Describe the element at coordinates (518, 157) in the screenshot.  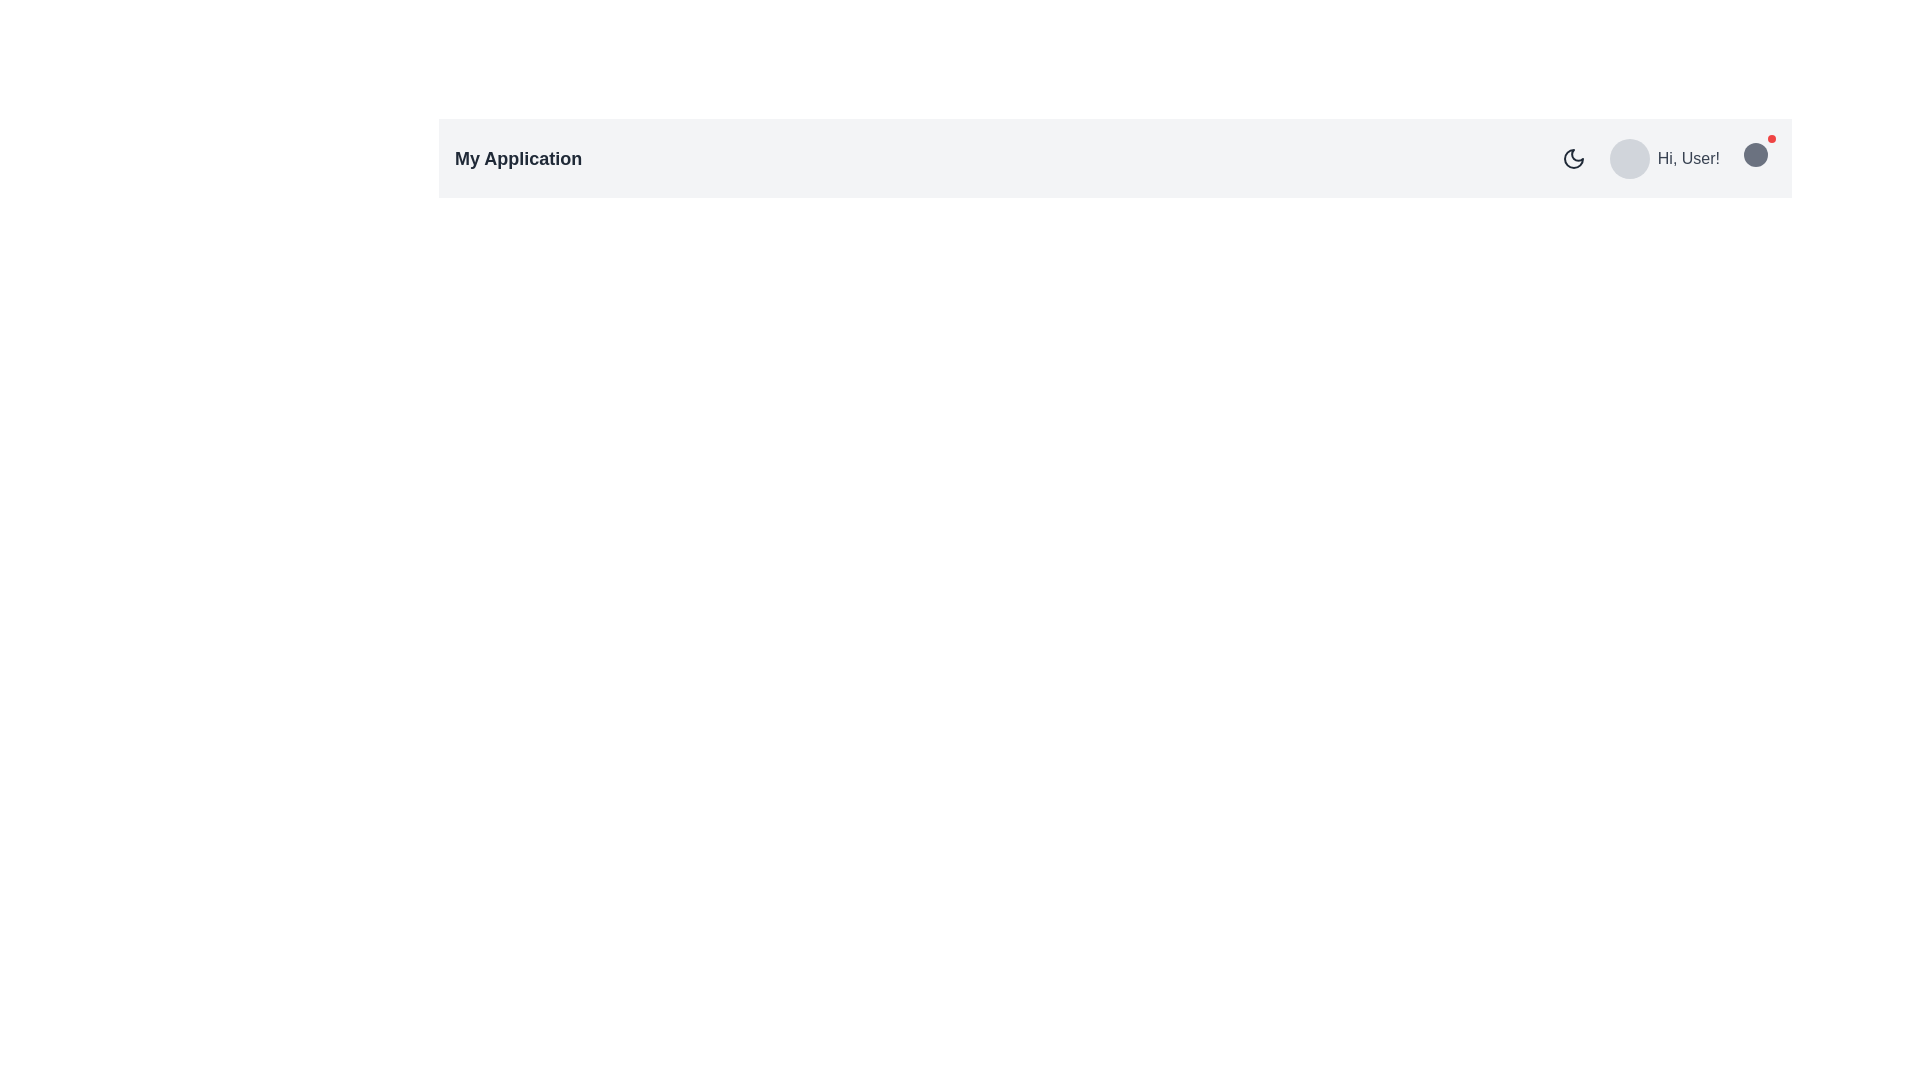
I see `the text element that serves as the title 'My Application' located in the upper-left corner of the header section` at that location.